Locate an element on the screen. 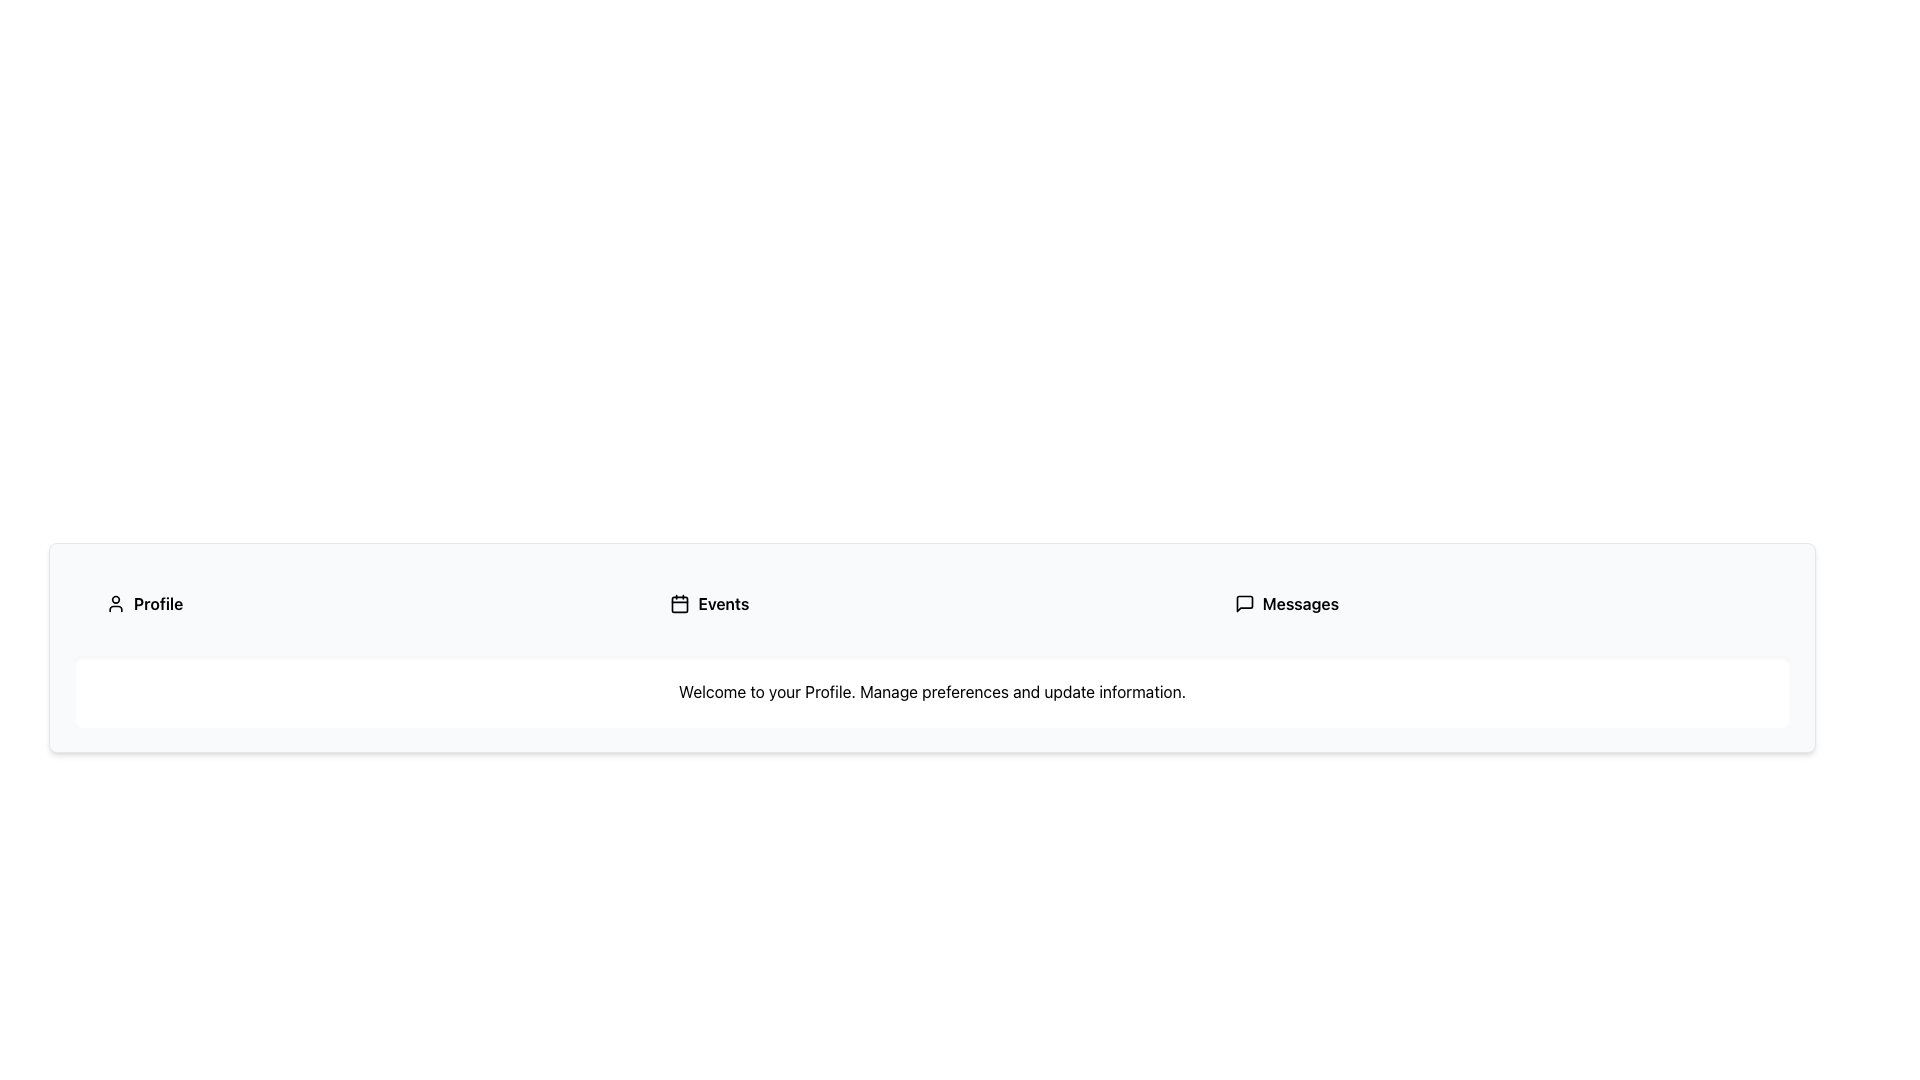 The height and width of the screenshot is (1080, 1920). the 'Profile' icon located in the horizontal navigation bar, positioned to the left of the text 'Profile' is located at coordinates (114, 603).